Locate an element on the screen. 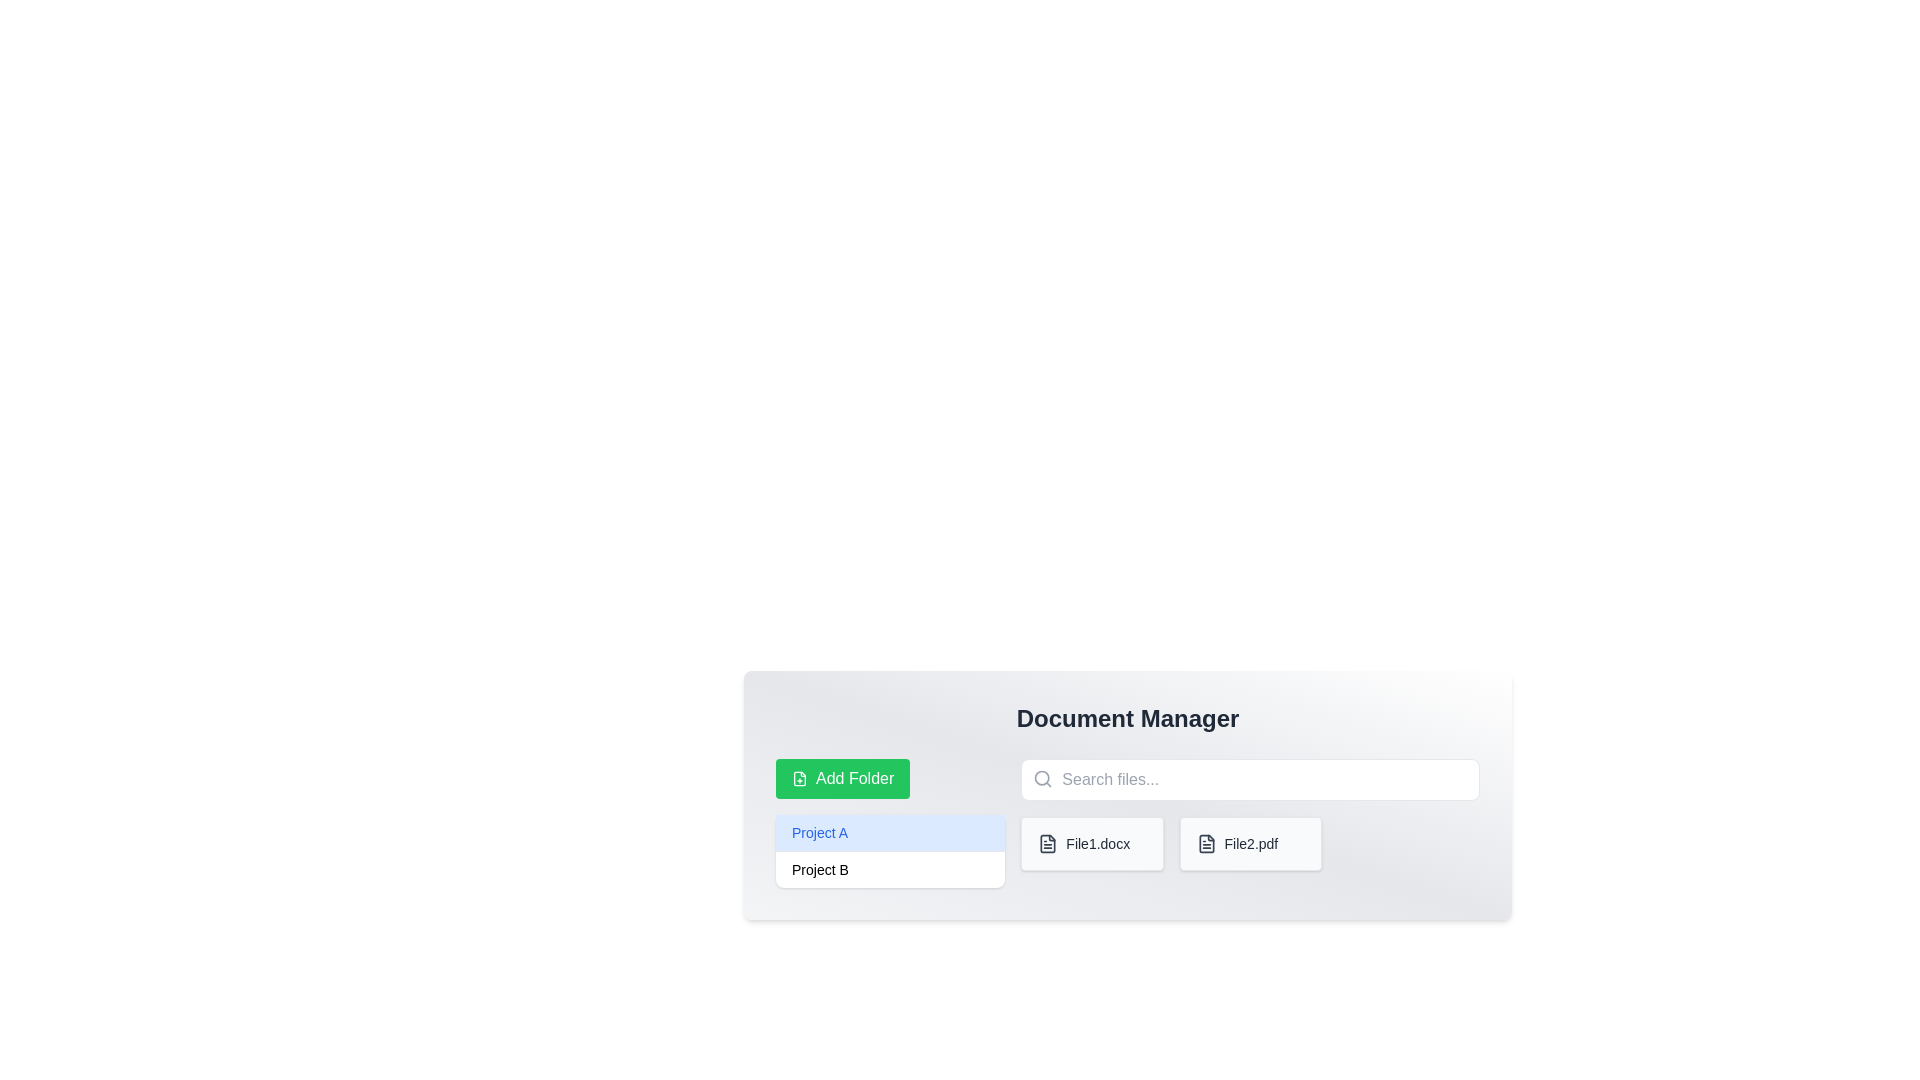 Image resolution: width=1920 pixels, height=1080 pixels. the 'File2.pdf' item in the Document Manager section is located at coordinates (1249, 823).